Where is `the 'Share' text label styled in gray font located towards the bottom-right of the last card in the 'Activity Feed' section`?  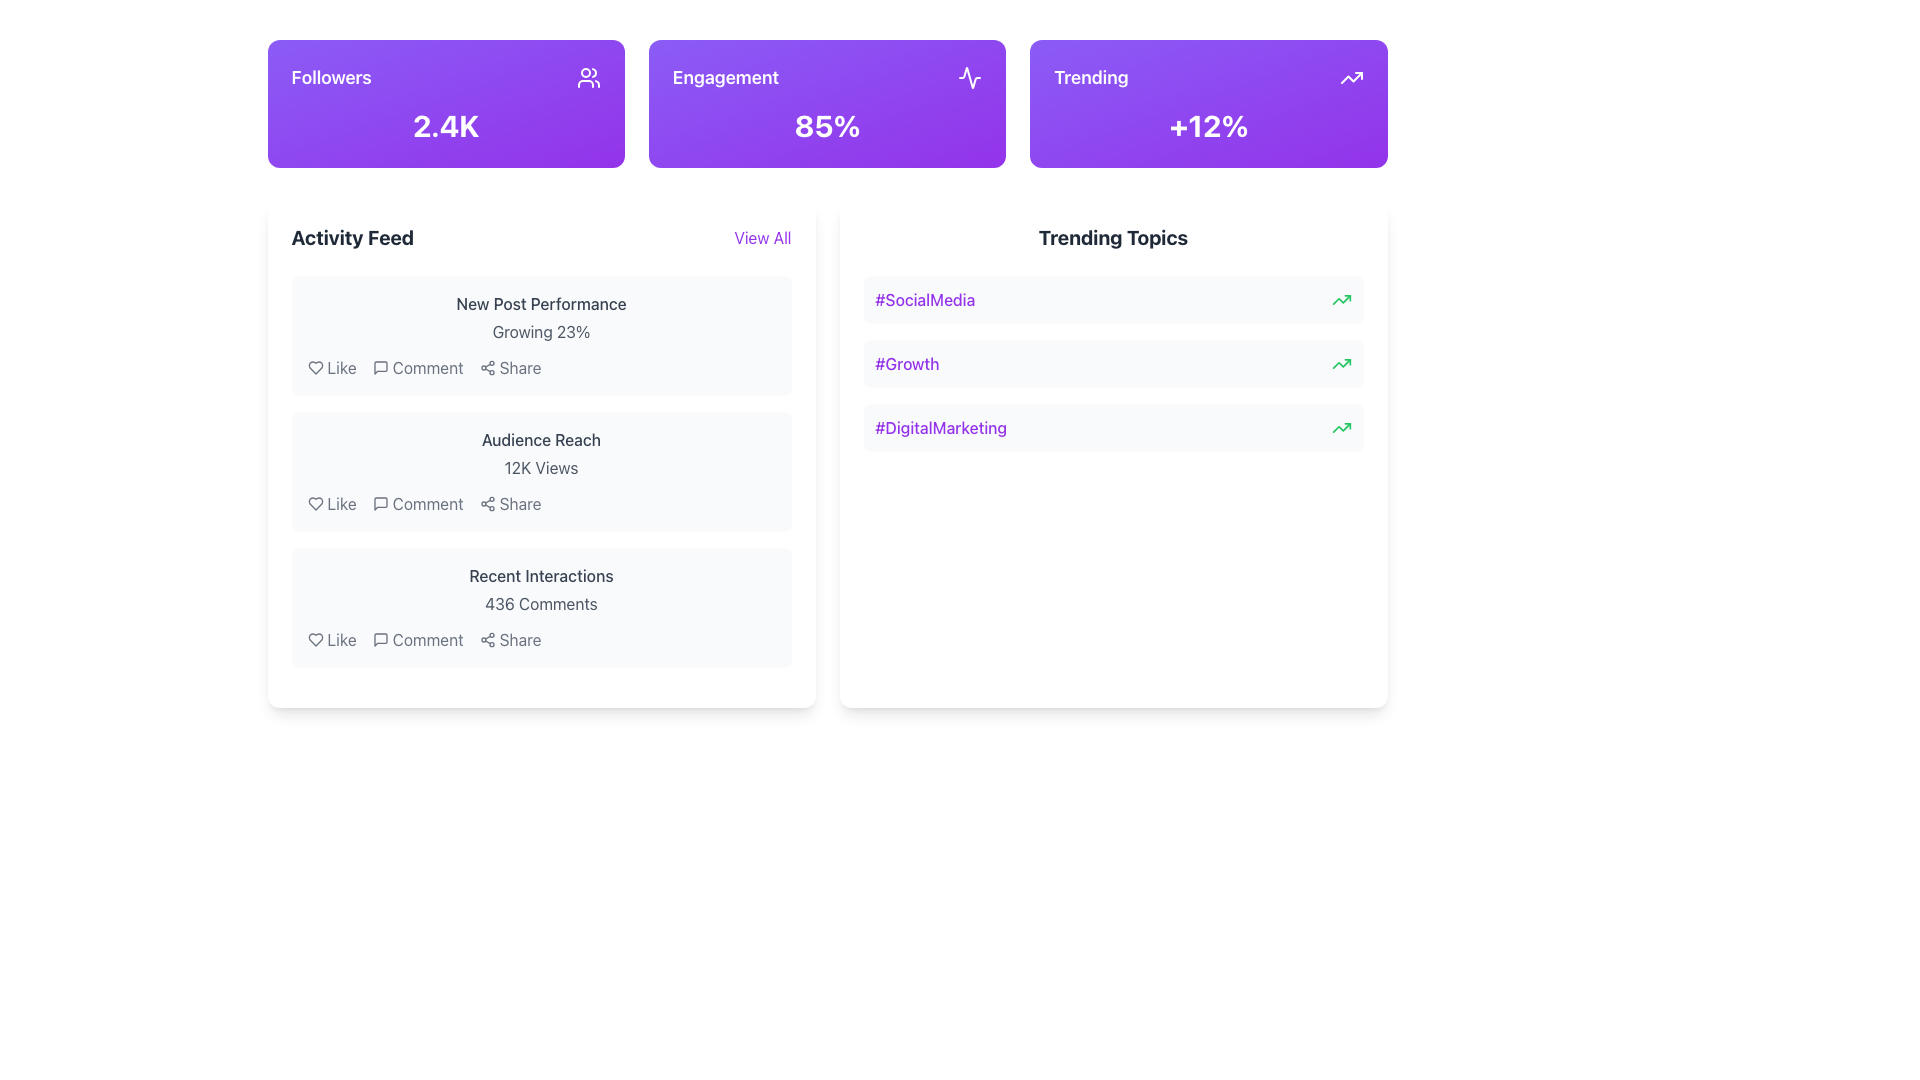
the 'Share' text label styled in gray font located towards the bottom-right of the last card in the 'Activity Feed' section is located at coordinates (520, 640).